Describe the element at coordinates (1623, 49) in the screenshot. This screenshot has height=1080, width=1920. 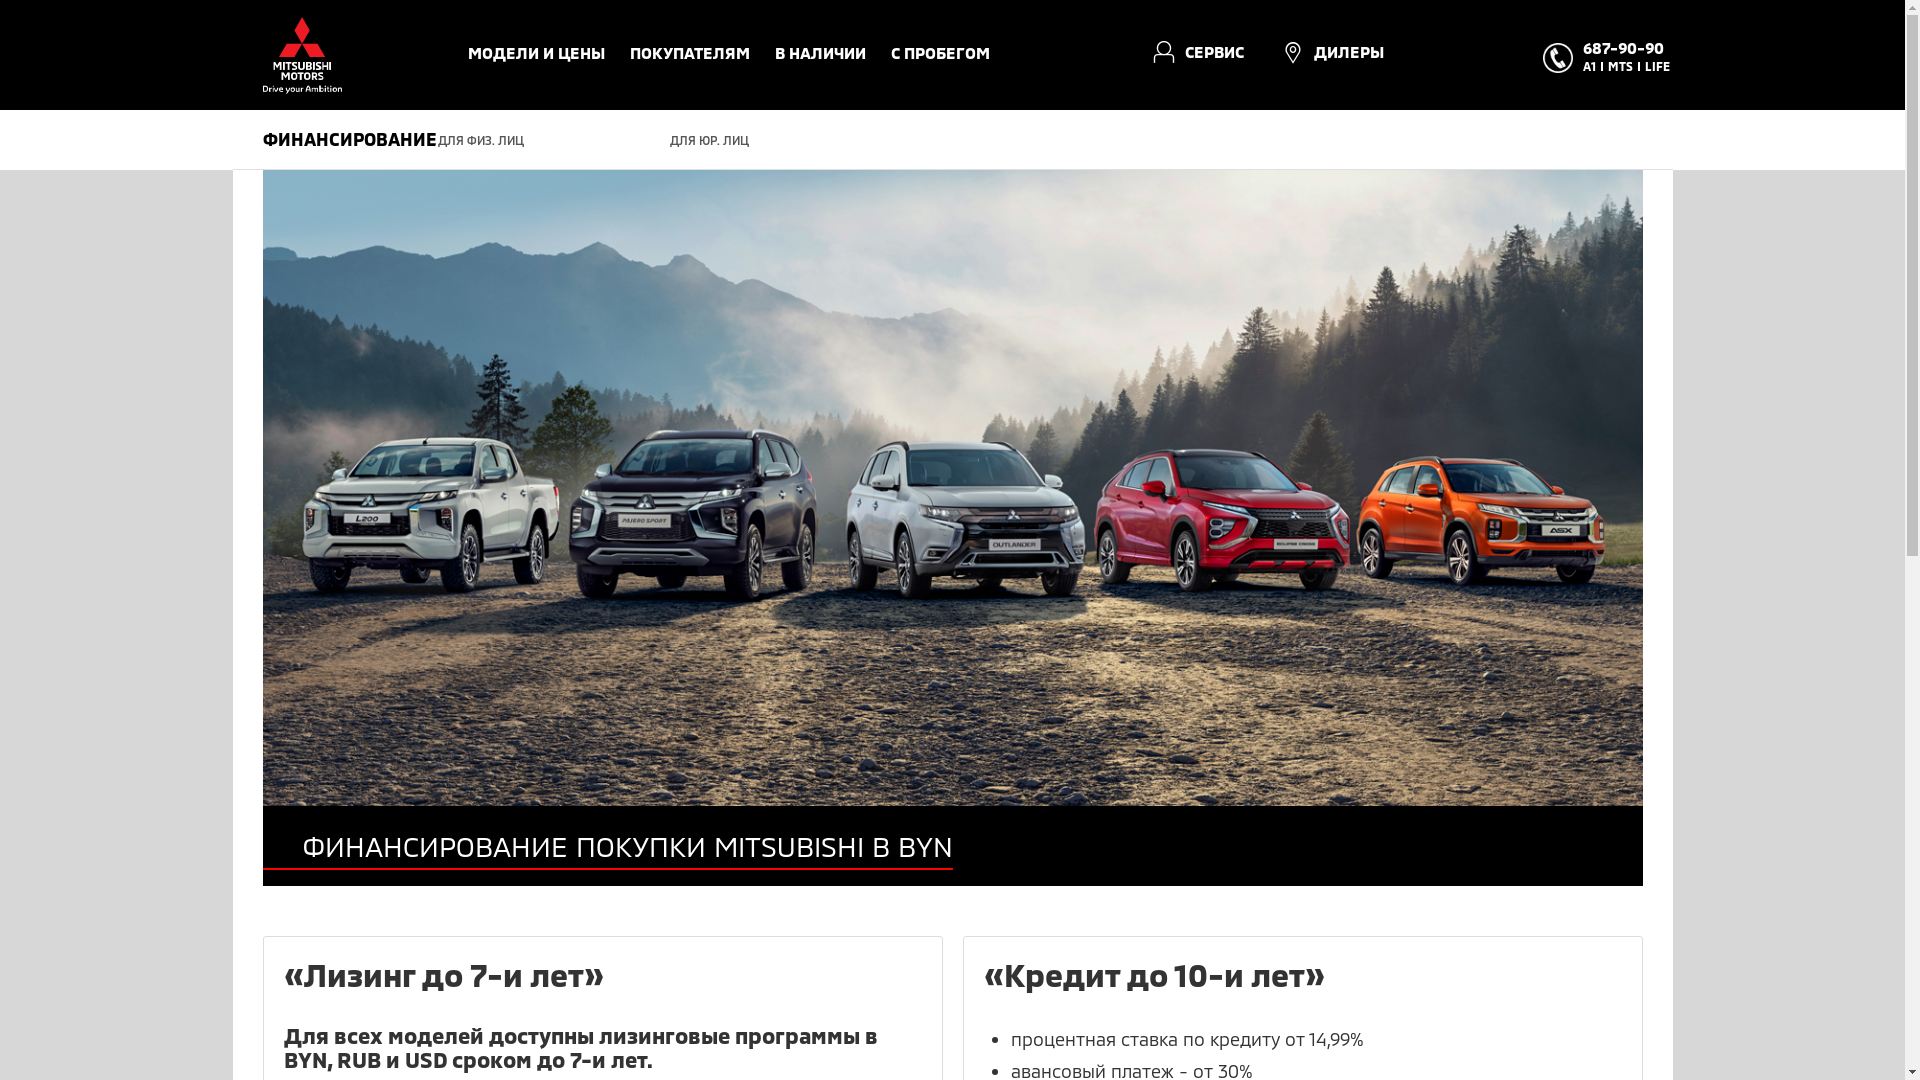
I see `'687-90-90'` at that location.